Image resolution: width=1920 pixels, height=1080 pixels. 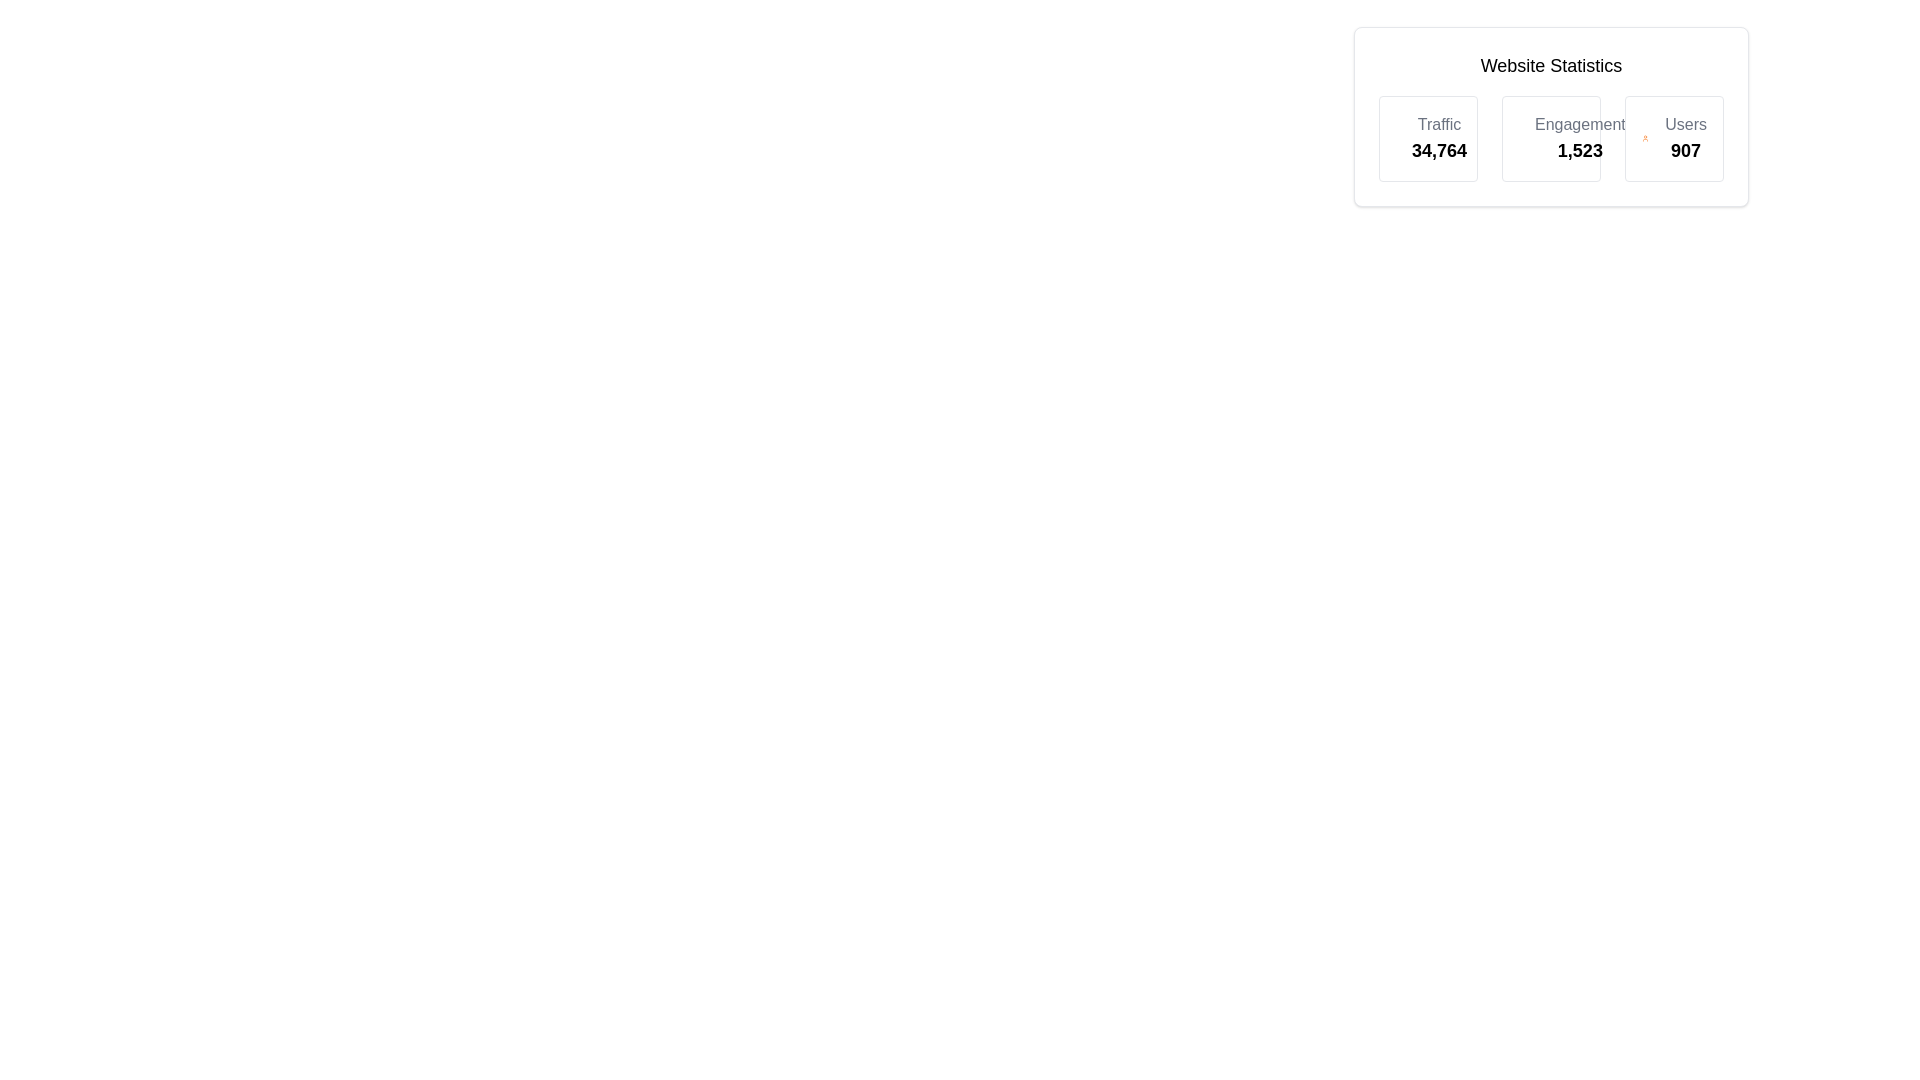 What do you see at coordinates (1438, 124) in the screenshot?
I see `the text label 'Traffic' which is styled with a light gray font and is located at the top of a box containing the value '34,764'` at bounding box center [1438, 124].